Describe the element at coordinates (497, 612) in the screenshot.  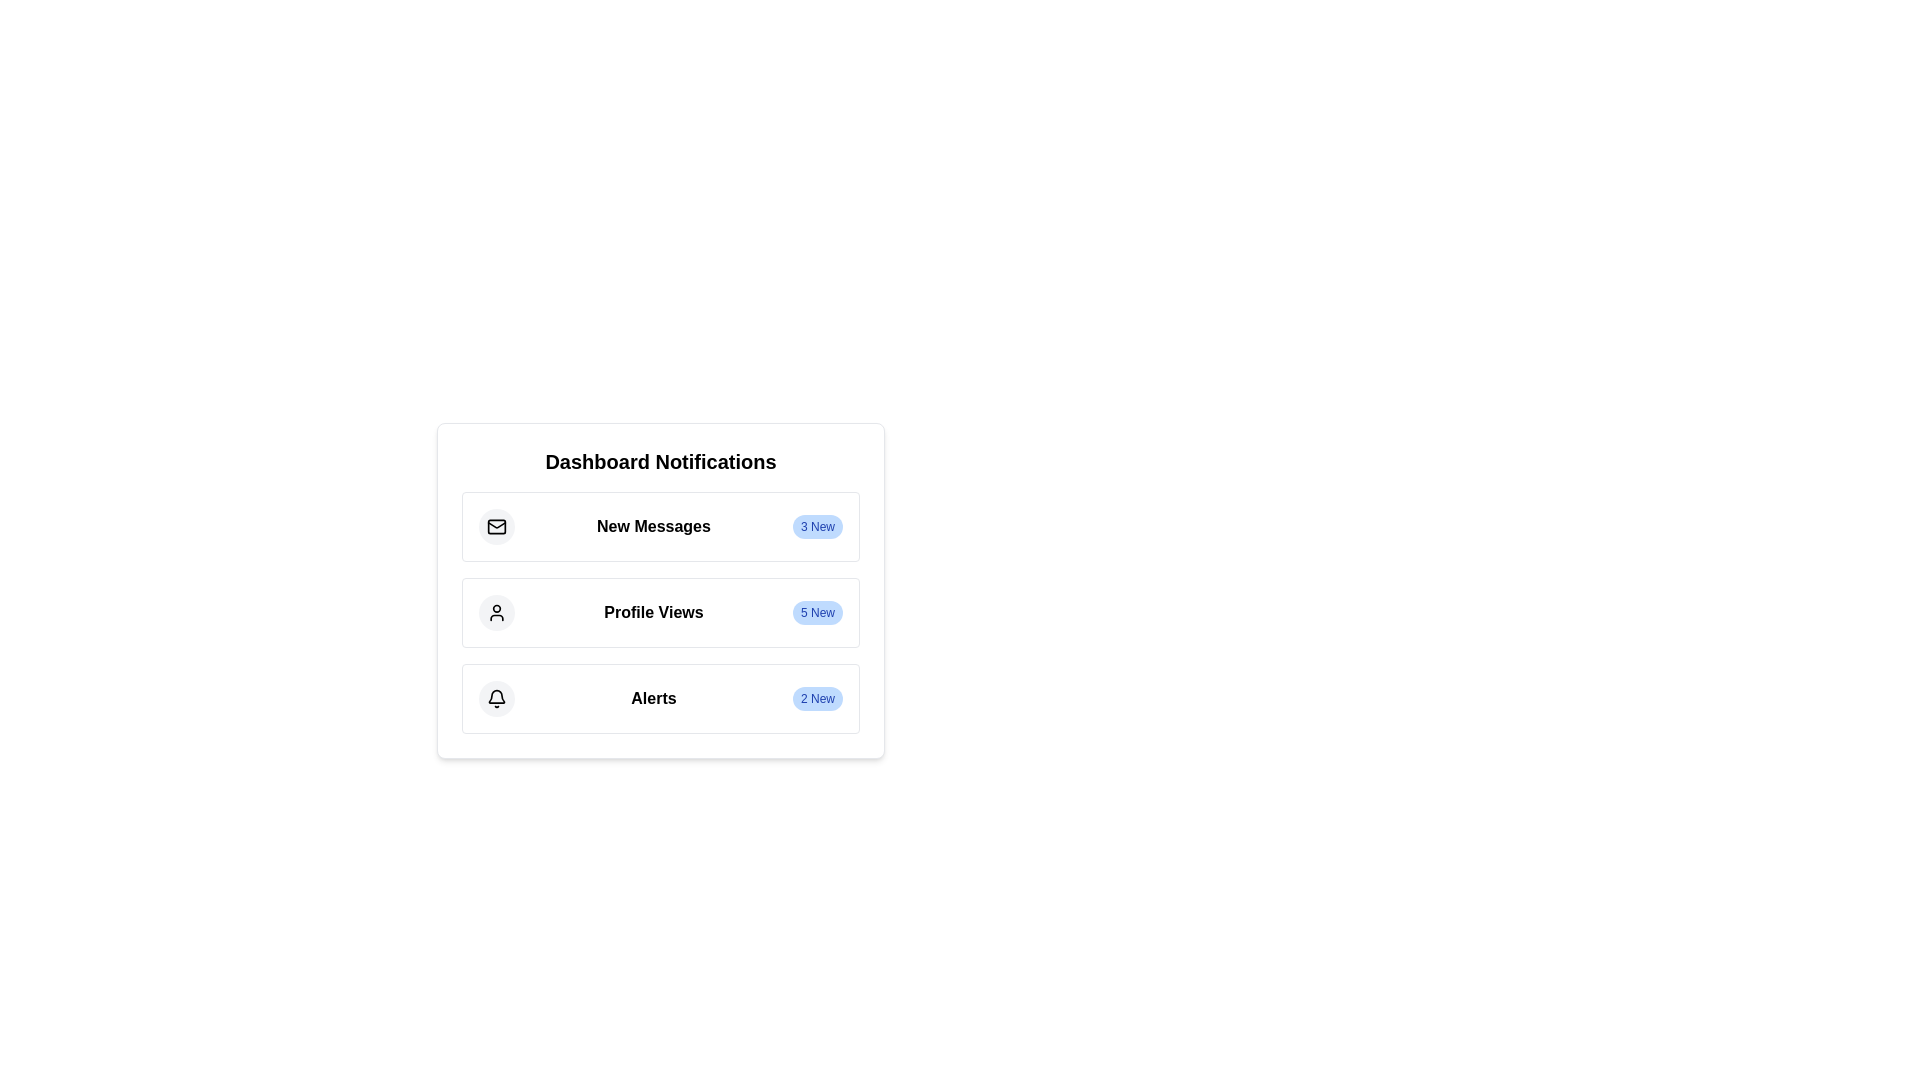
I see `the 'Profile Views' notification icon, which is positioned to the left of the text 'Profile Views' and the badge showing '5 New'` at that location.